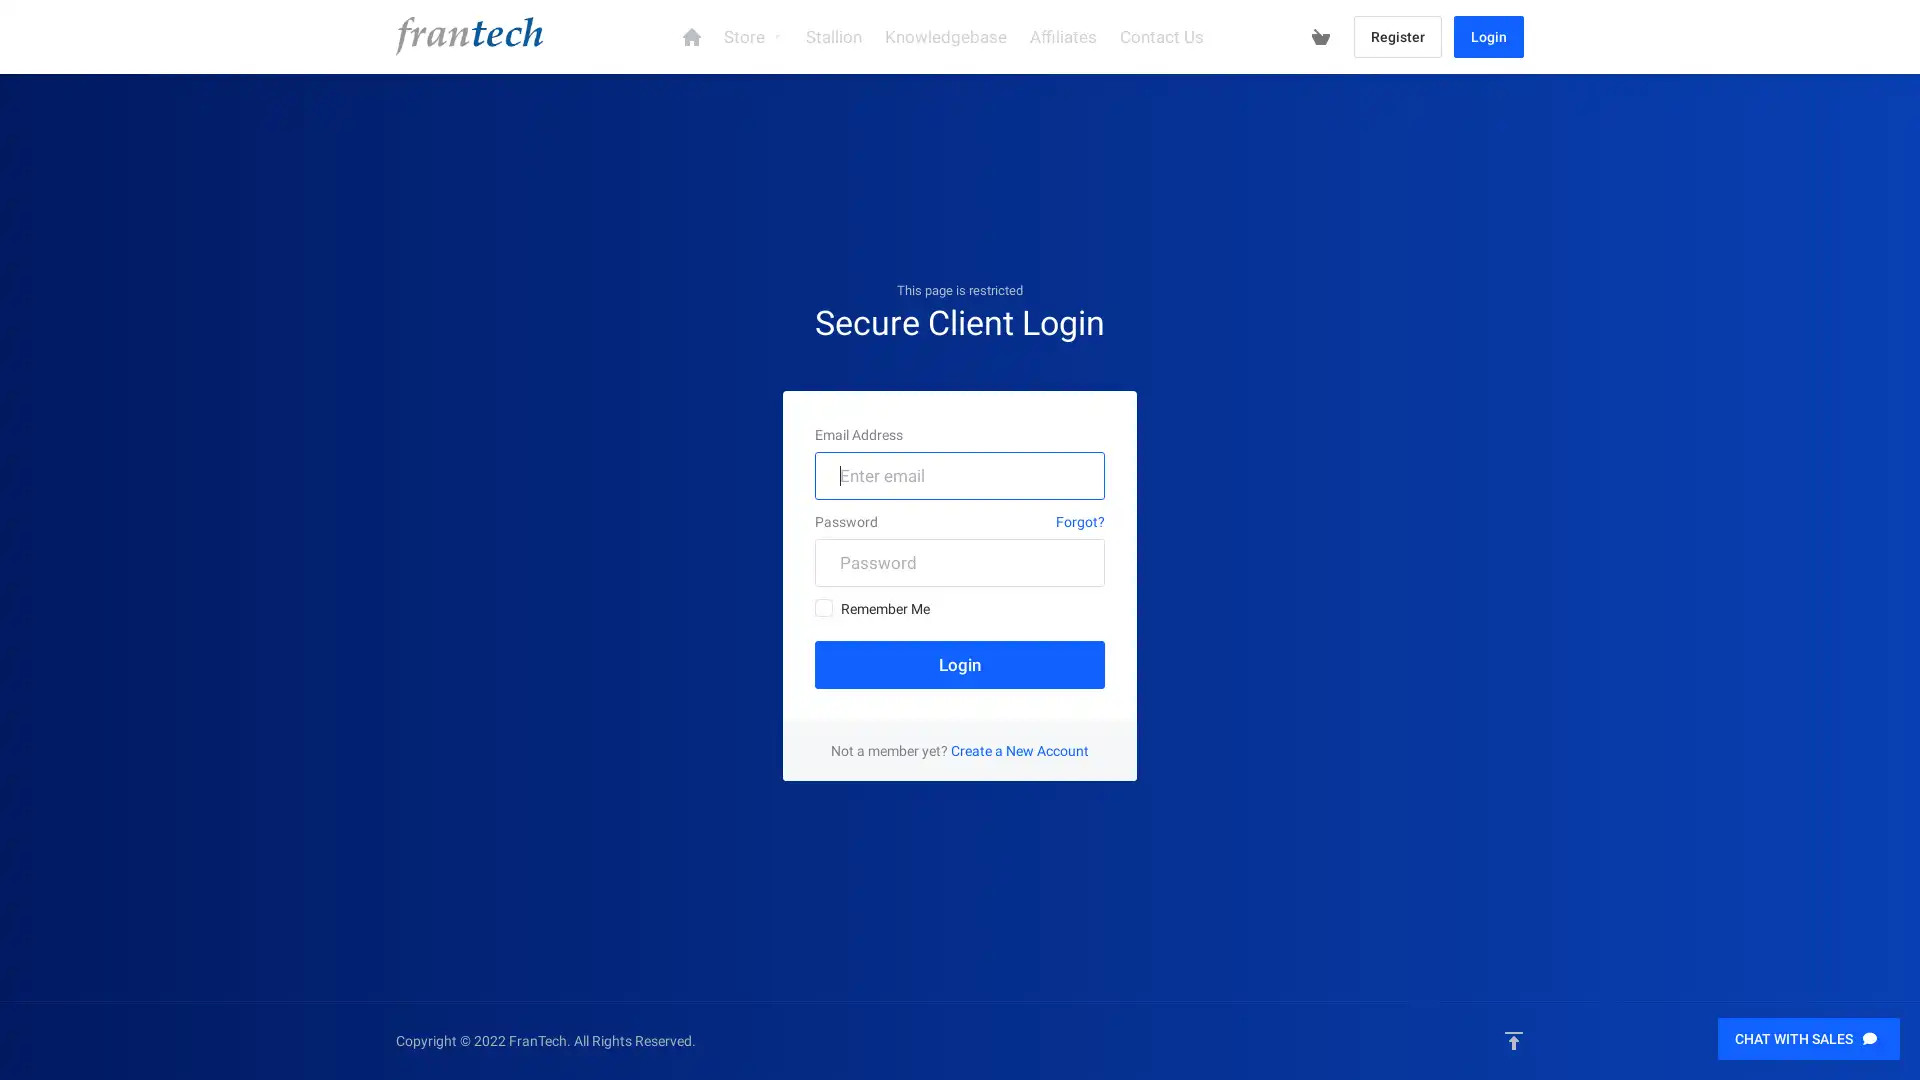 The width and height of the screenshot is (1920, 1080). I want to click on Login, so click(960, 663).